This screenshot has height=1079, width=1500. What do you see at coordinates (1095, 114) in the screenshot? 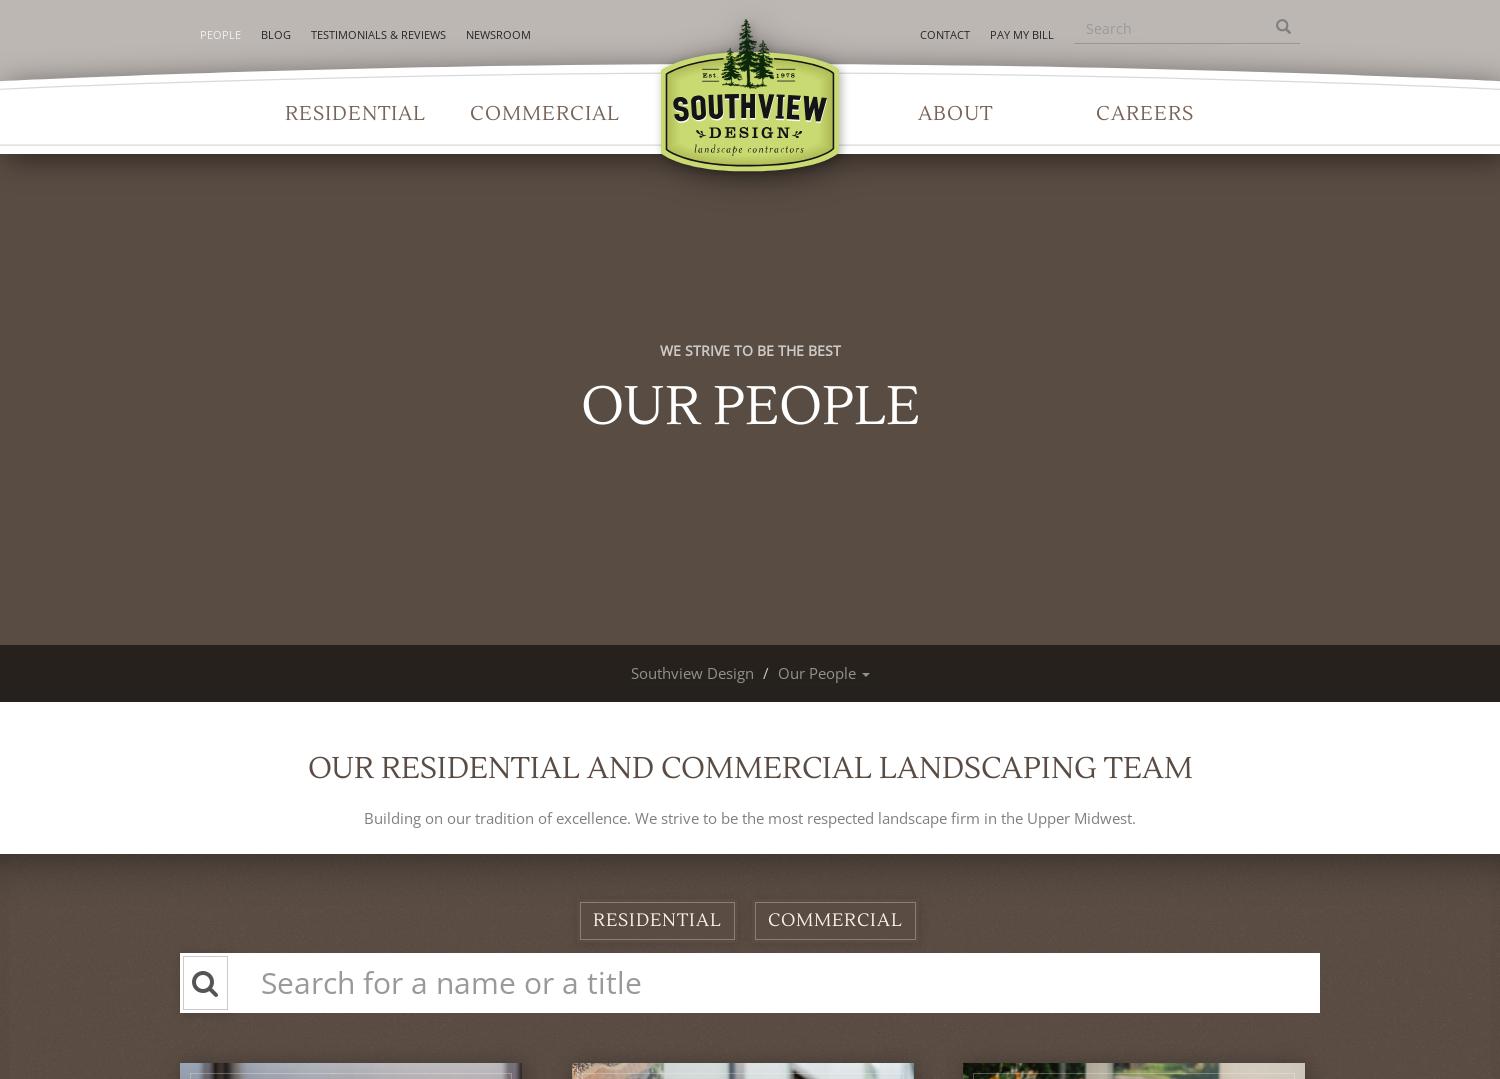
I see `'Careers'` at bounding box center [1095, 114].